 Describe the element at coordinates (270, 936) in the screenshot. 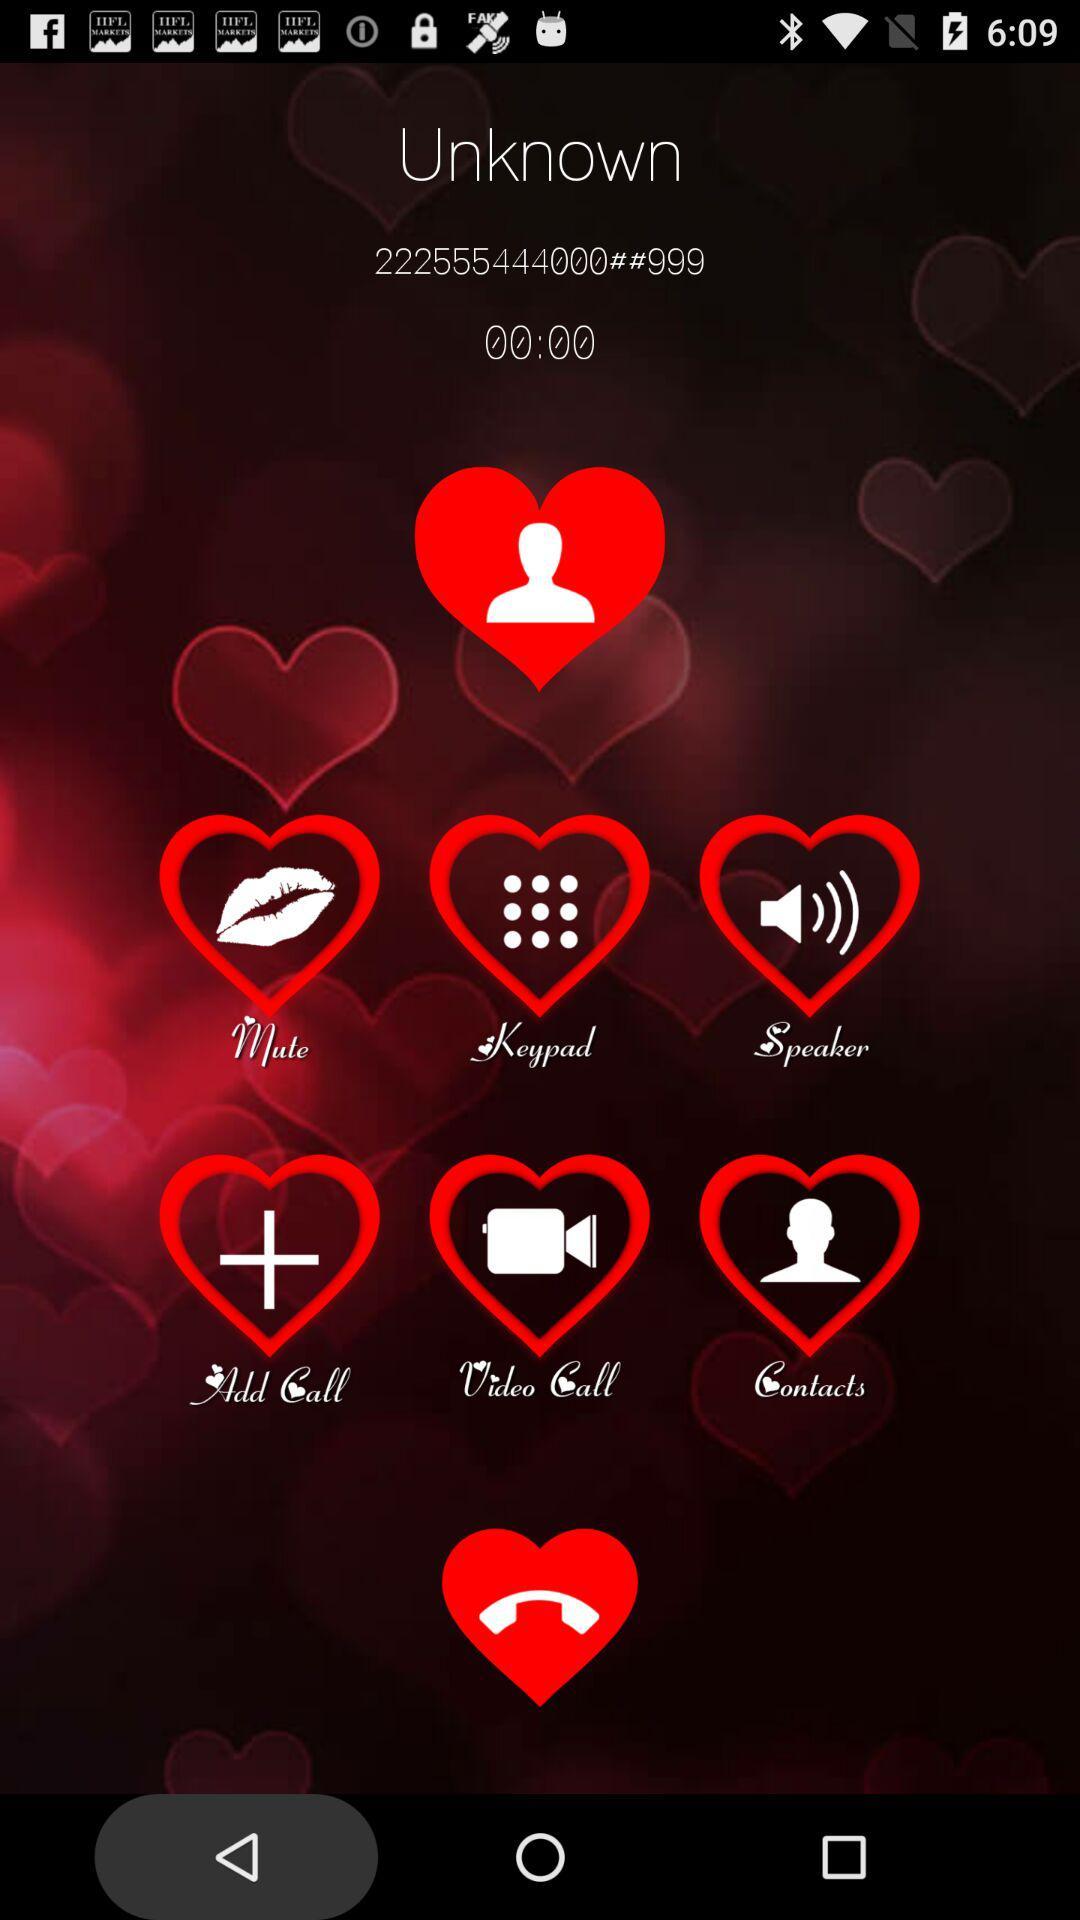

I see `mute option during call` at that location.